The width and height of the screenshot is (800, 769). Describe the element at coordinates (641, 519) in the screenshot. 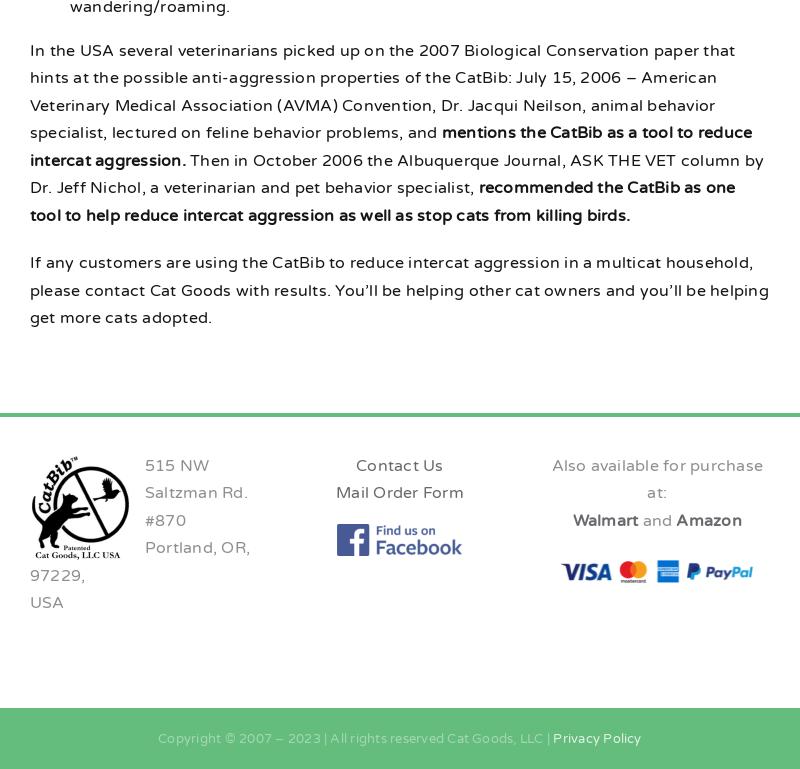

I see `'and'` at that location.